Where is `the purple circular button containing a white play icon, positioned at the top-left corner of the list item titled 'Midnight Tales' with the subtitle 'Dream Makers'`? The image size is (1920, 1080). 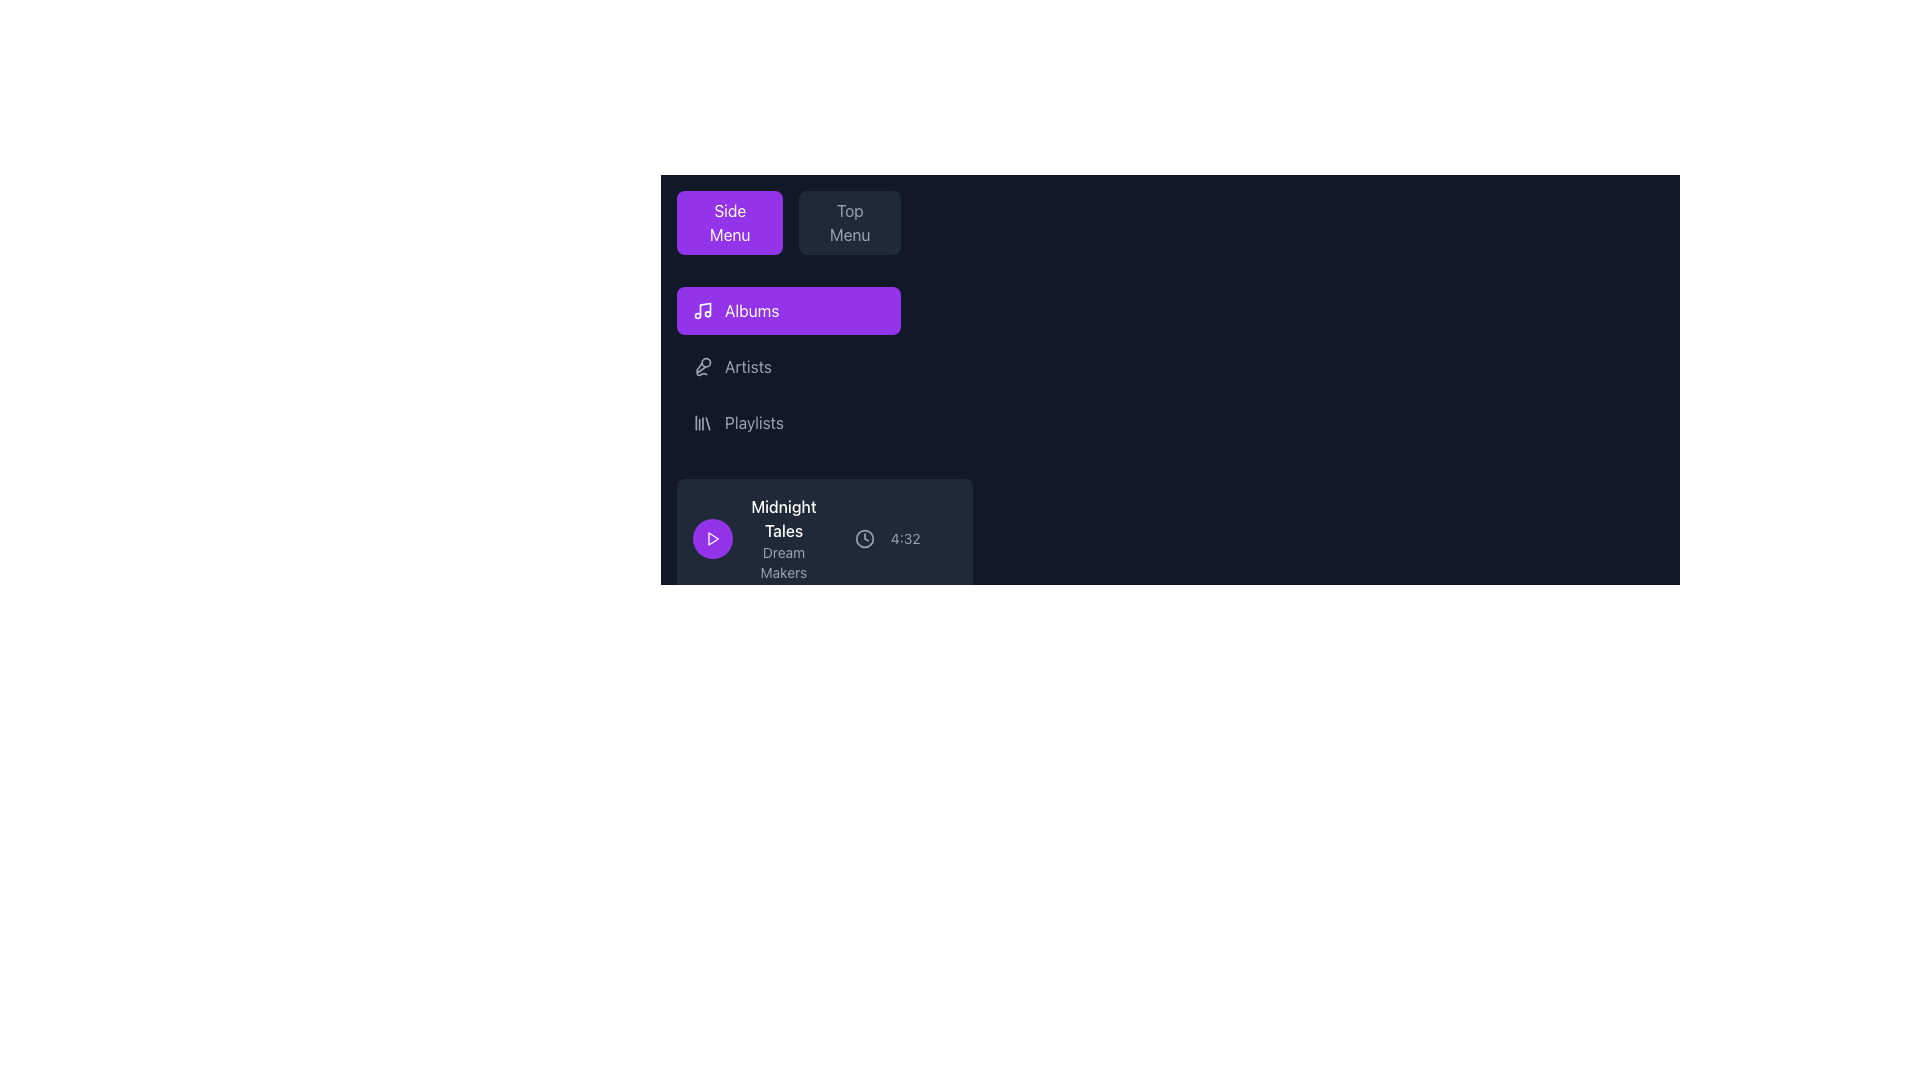 the purple circular button containing a white play icon, positioned at the top-left corner of the list item titled 'Midnight Tales' with the subtitle 'Dream Makers' is located at coordinates (713, 538).